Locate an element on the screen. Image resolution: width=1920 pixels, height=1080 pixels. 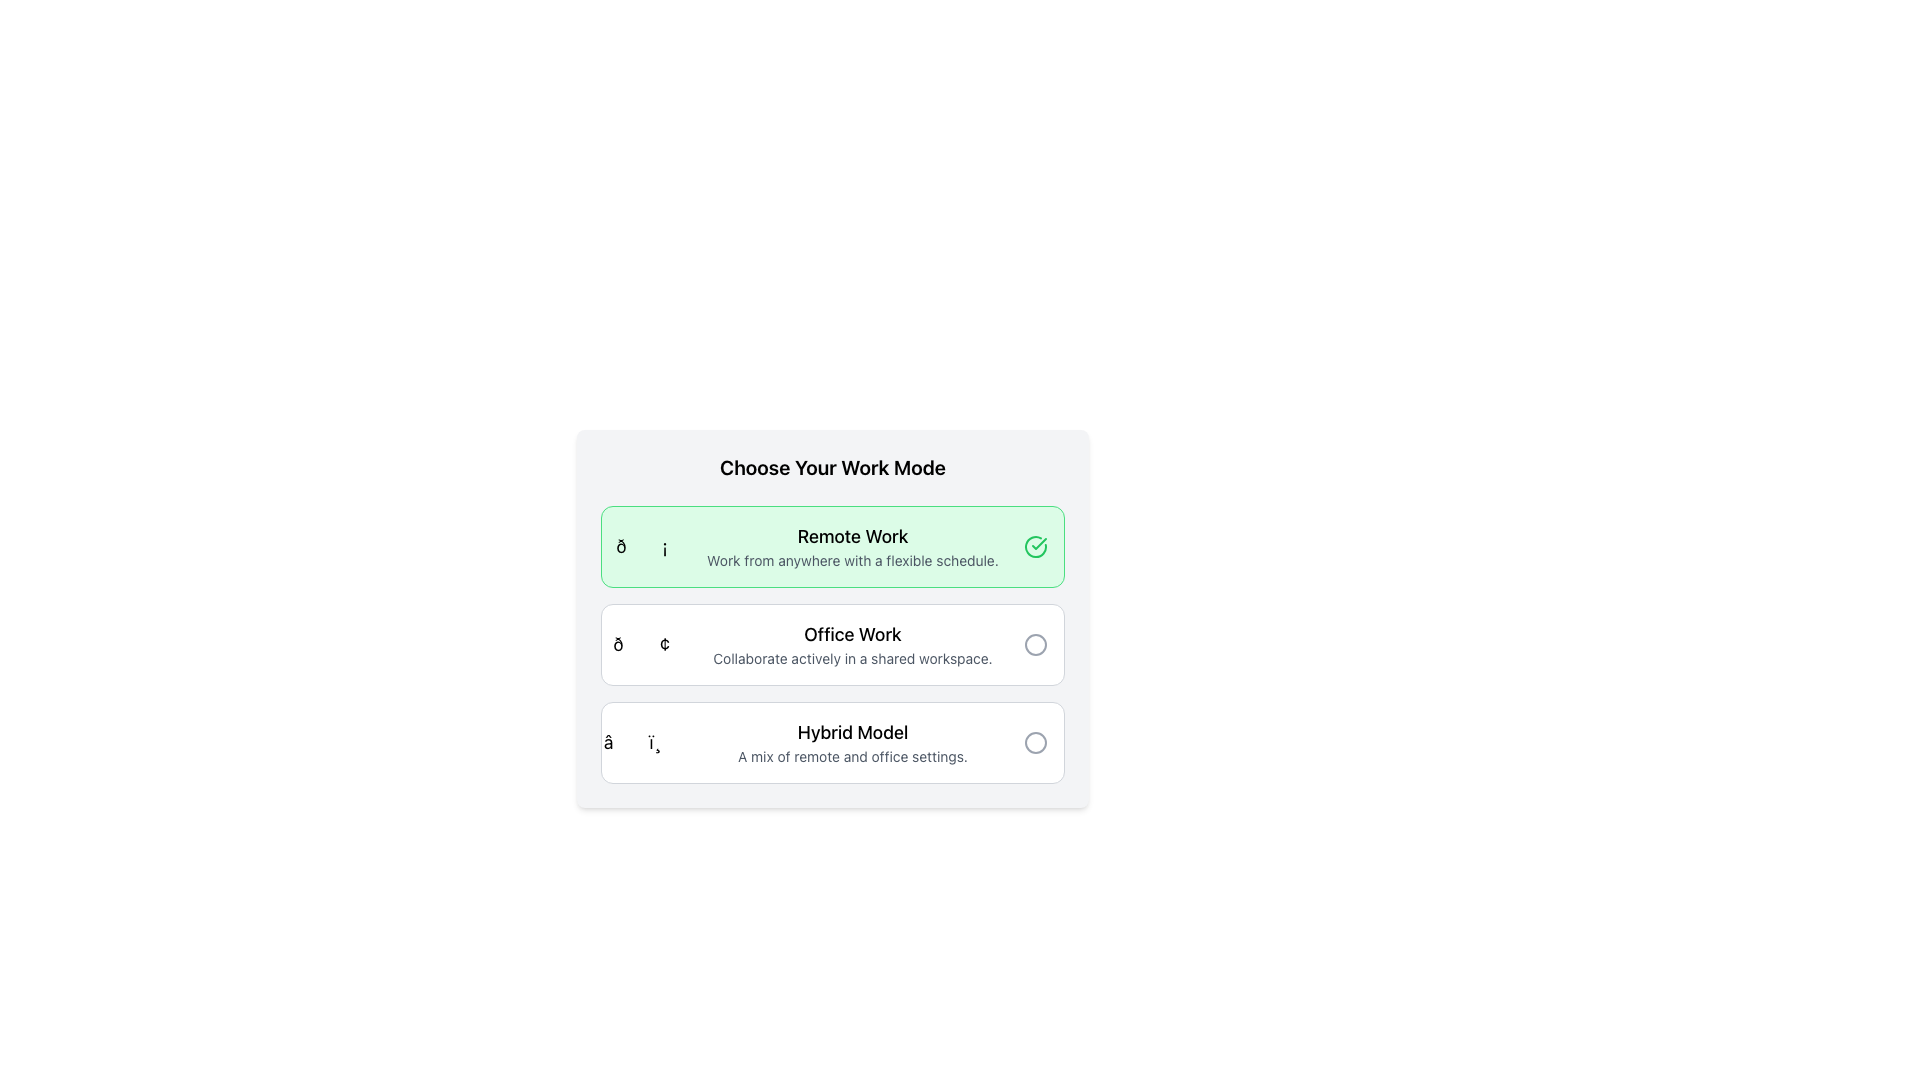
the Circle icon, which is a small circular outline icon styled in light gray located to the far right of the 'Hybrid Model' option in the selection list is located at coordinates (1036, 743).